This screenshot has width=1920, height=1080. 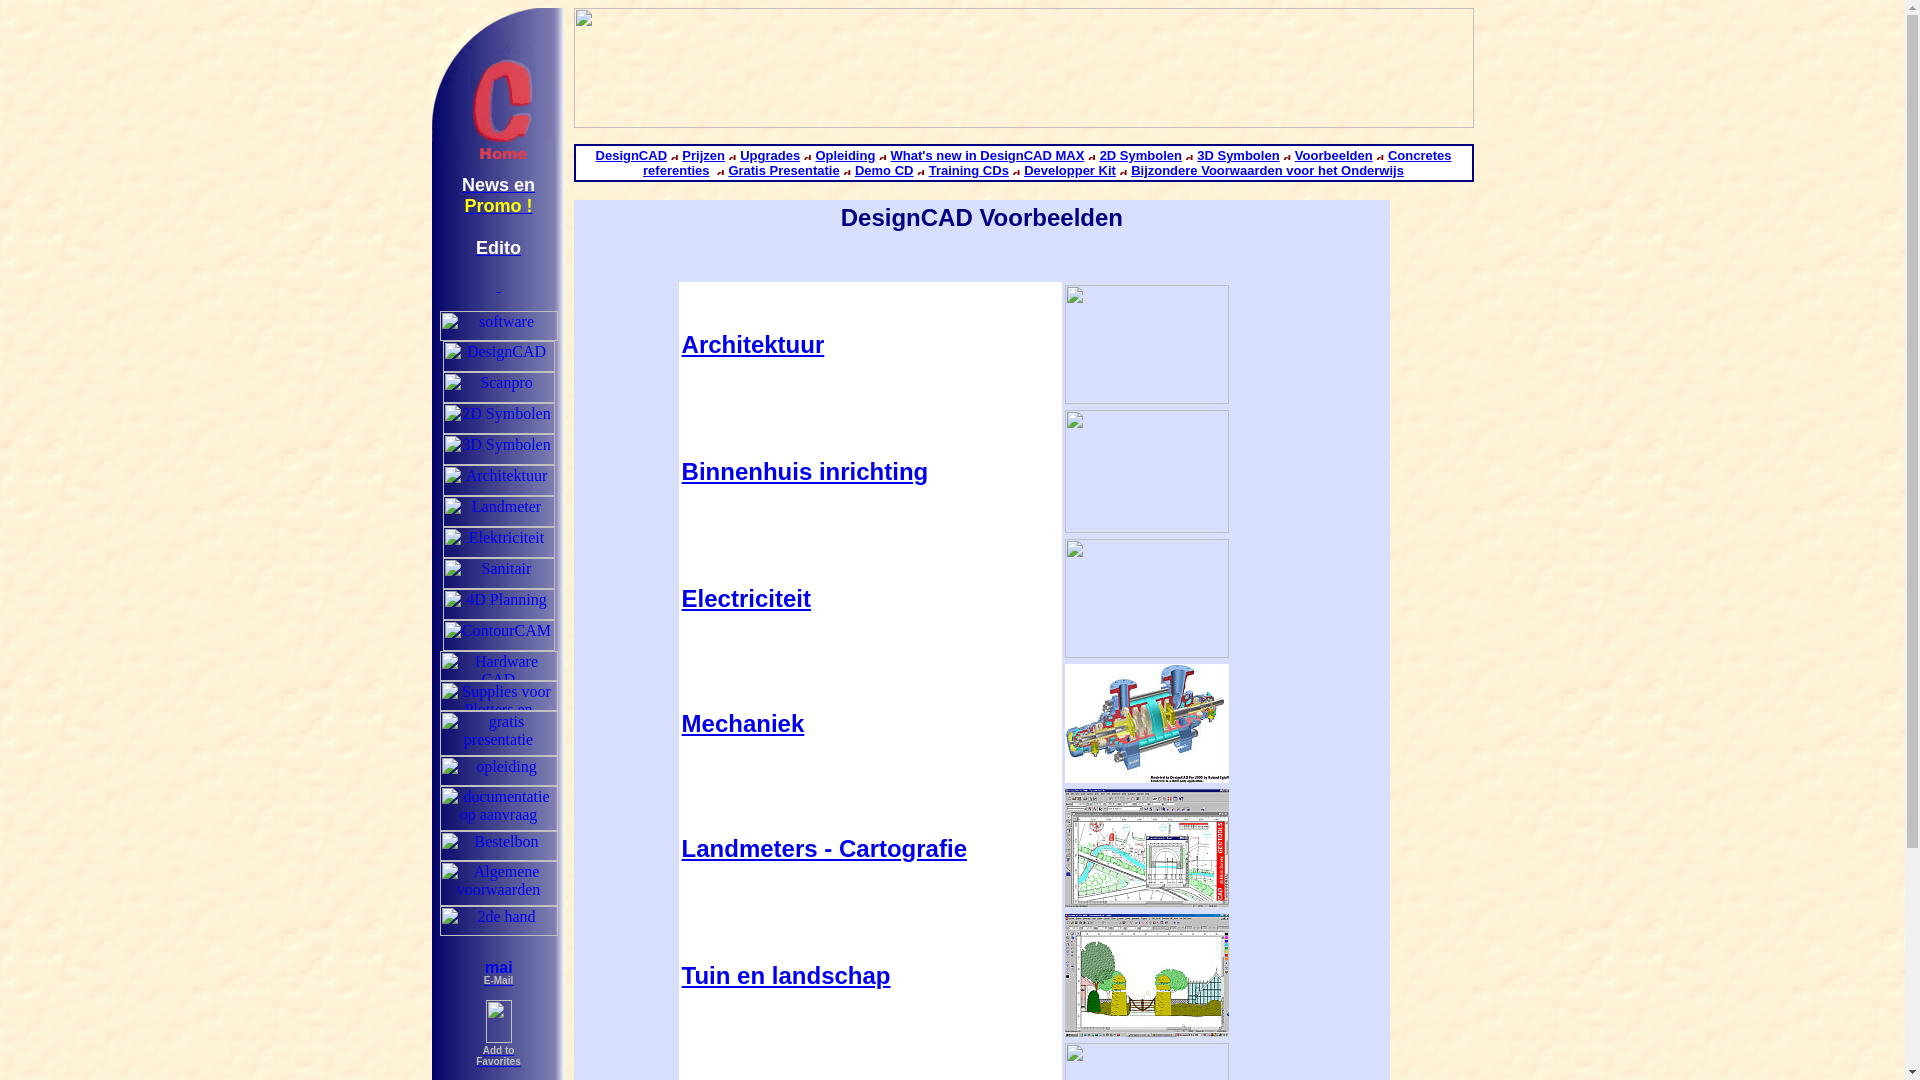 What do you see at coordinates (782, 169) in the screenshot?
I see `'Gratis Presentatie'` at bounding box center [782, 169].